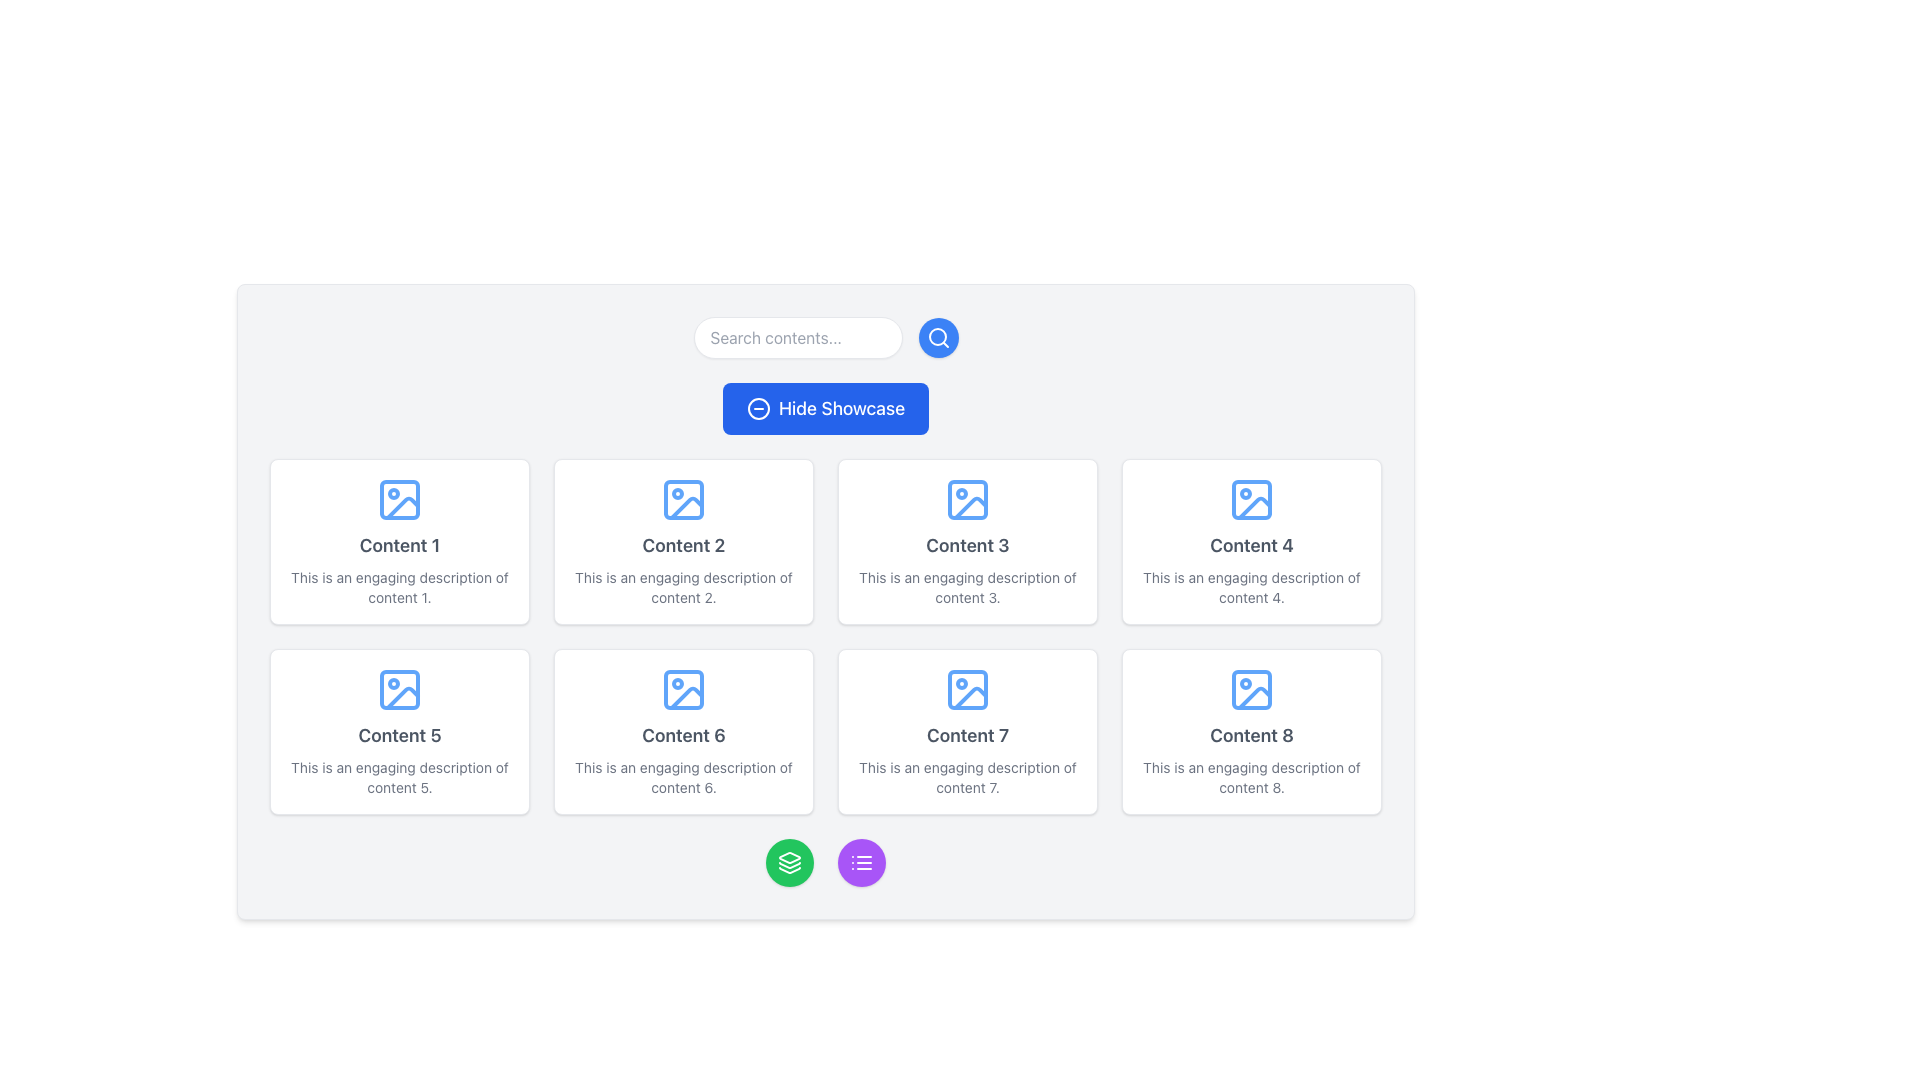  Describe the element at coordinates (684, 586) in the screenshot. I see `the text element located below the label 'Content 2', which is styled in a smaller gray font` at that location.